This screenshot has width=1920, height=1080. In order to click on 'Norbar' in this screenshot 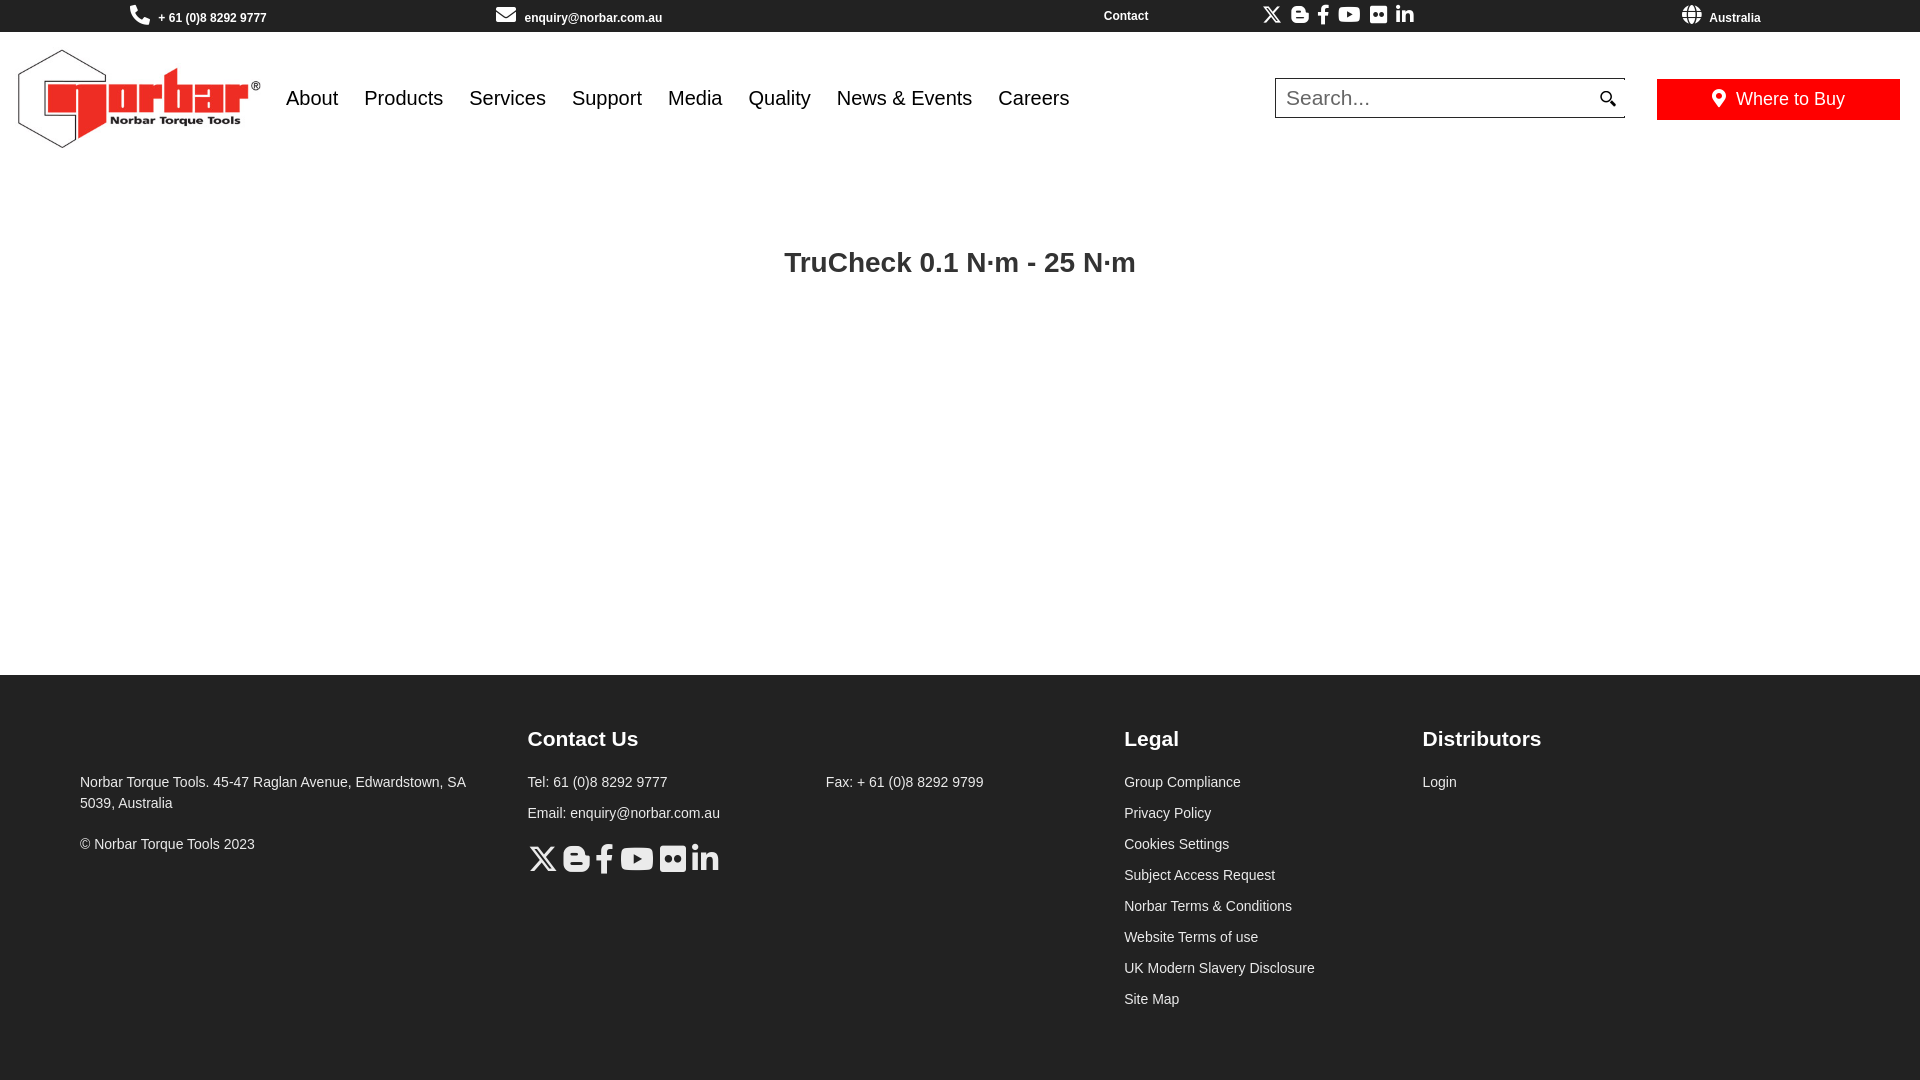, I will do `click(14, 96)`.